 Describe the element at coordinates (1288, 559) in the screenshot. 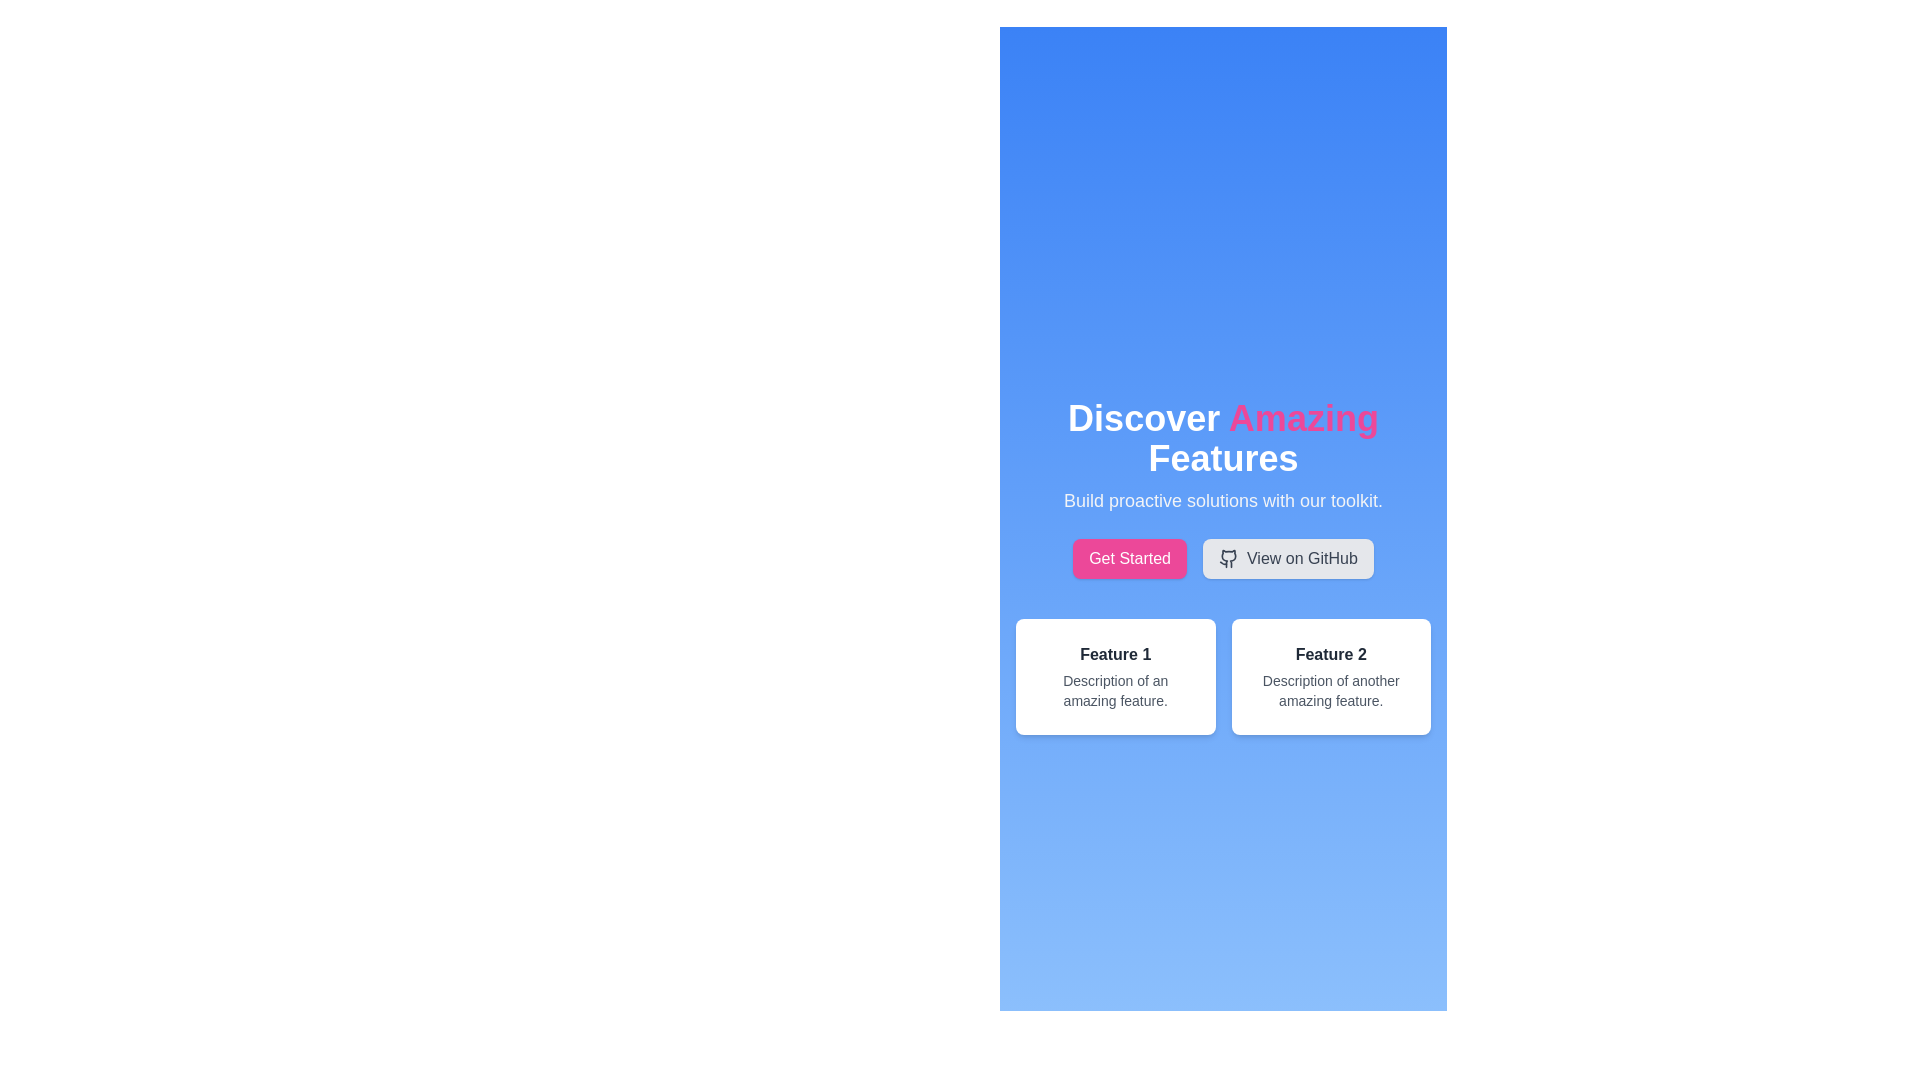

I see `the button located to the right of the 'Get Started' button` at that location.